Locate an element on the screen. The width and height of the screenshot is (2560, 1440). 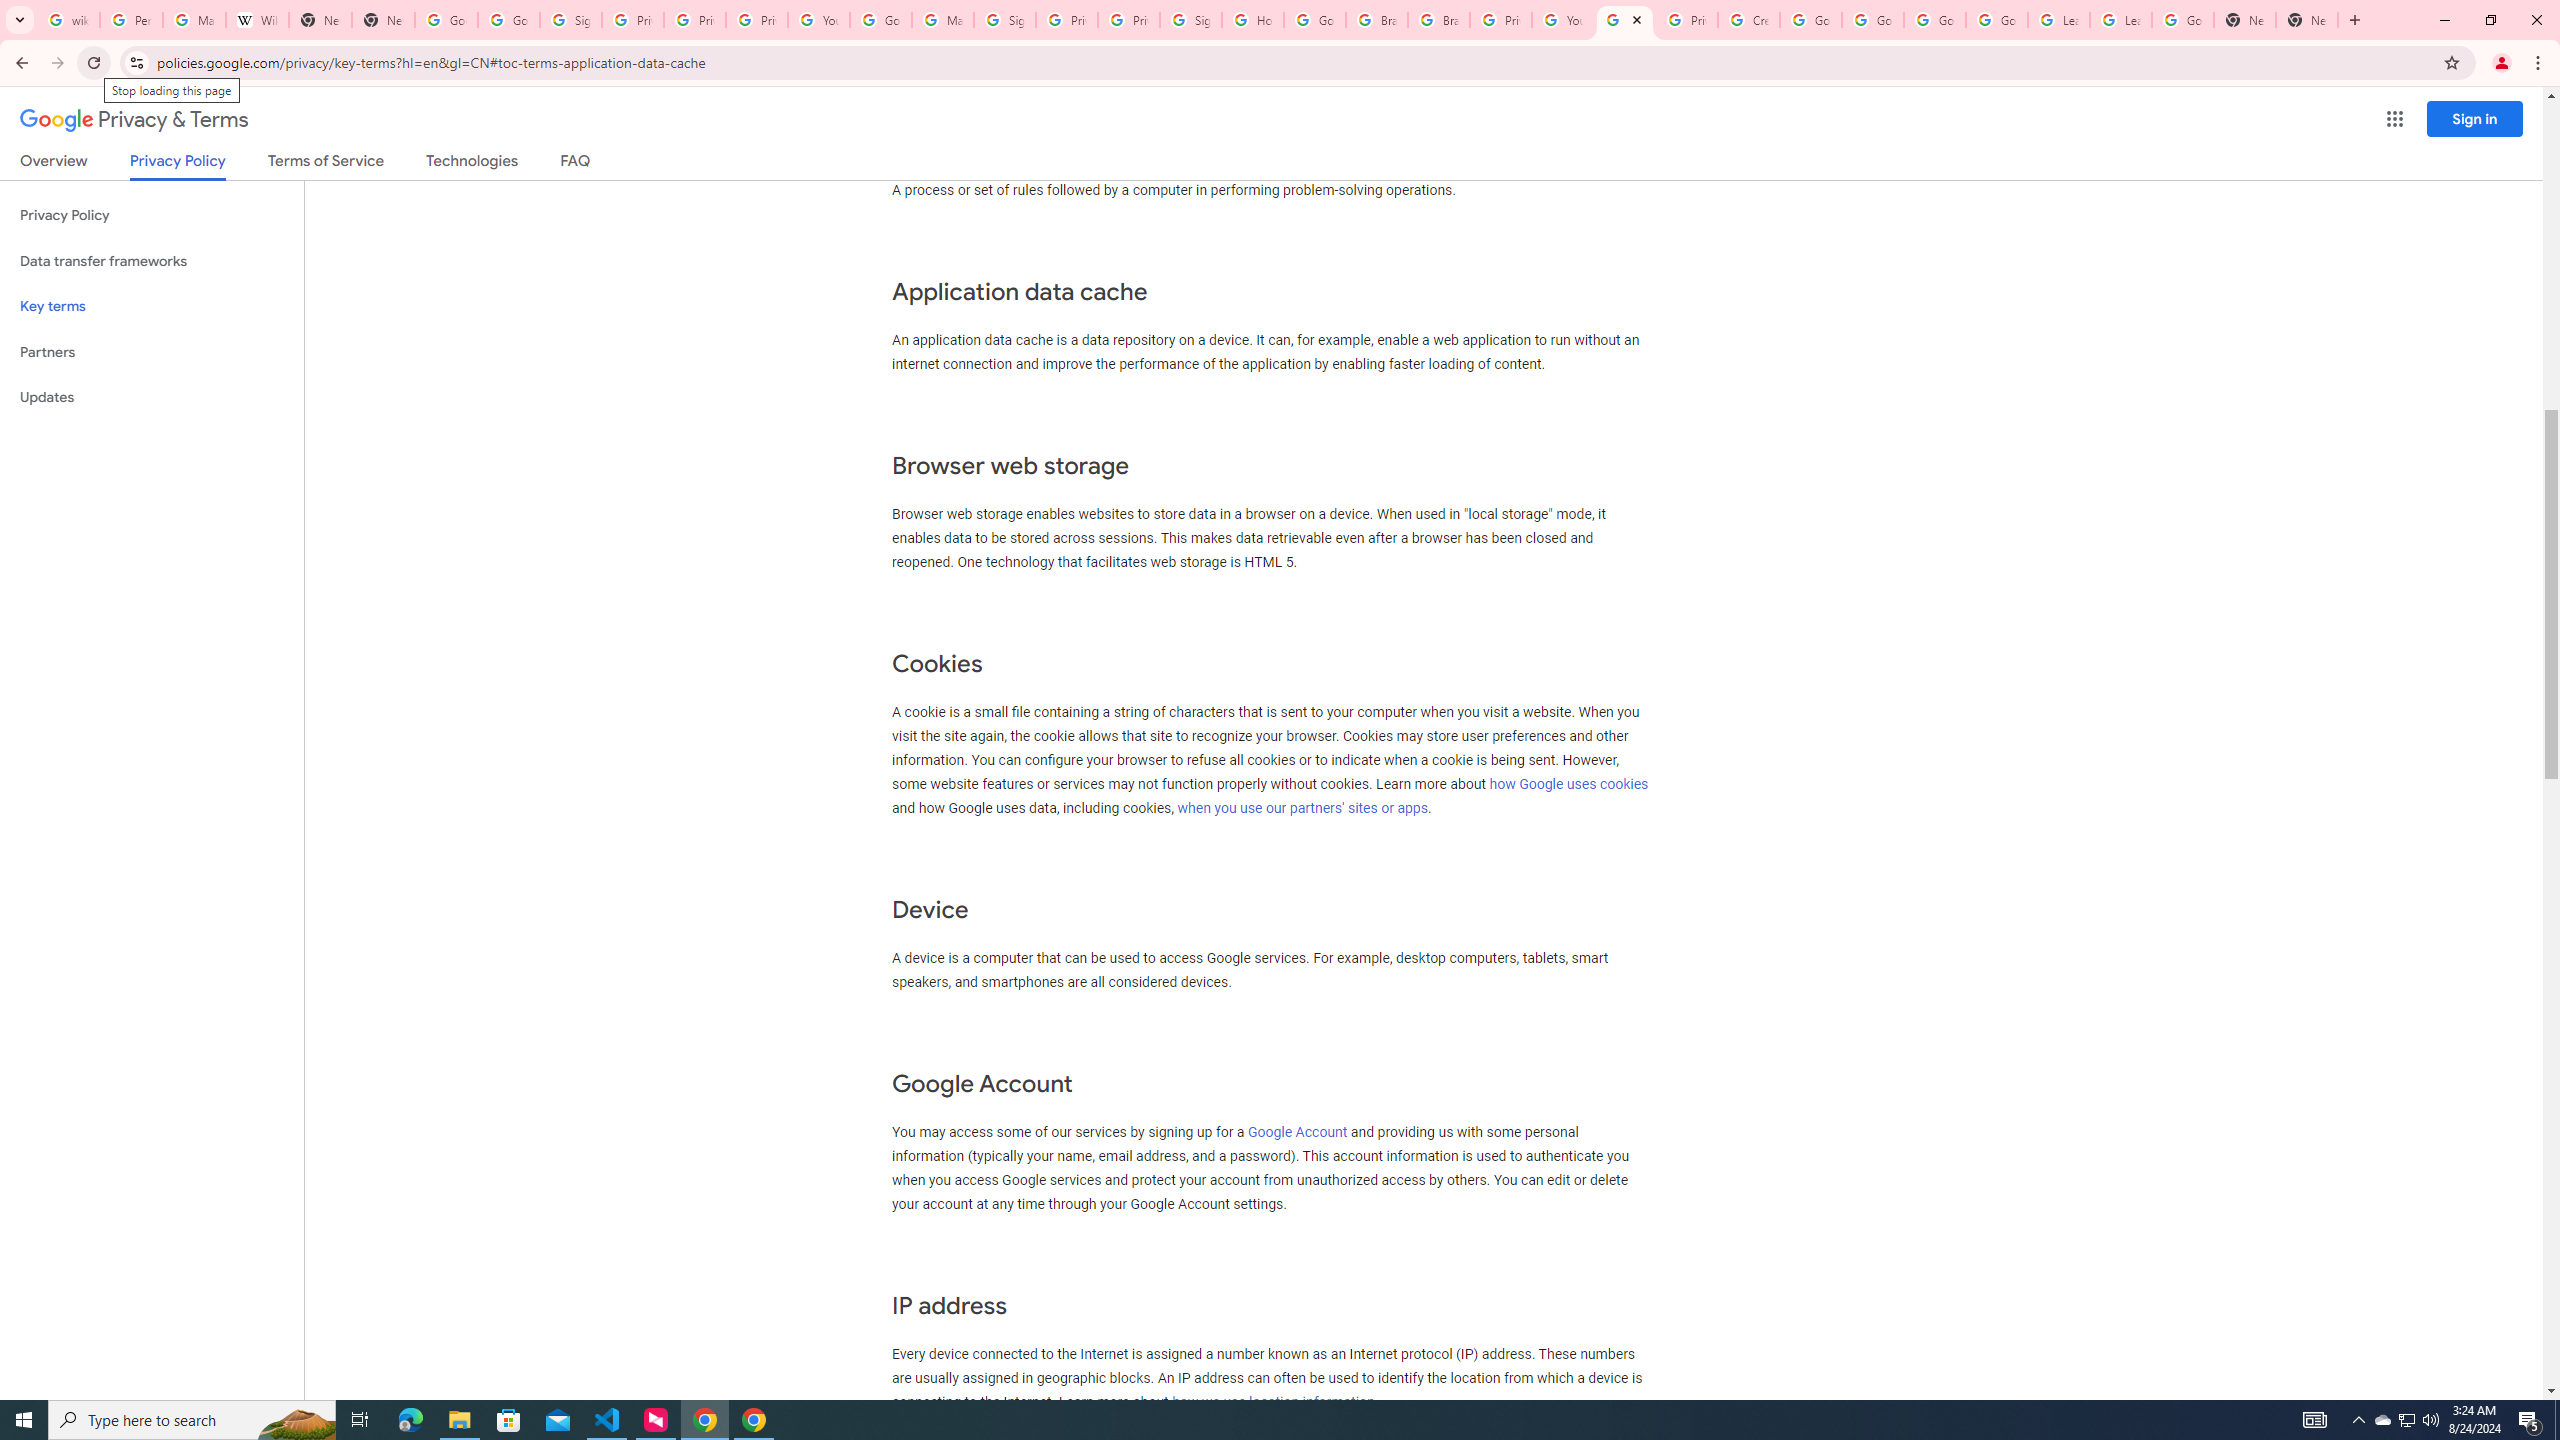
'how we use location information.' is located at coordinates (1275, 1401).